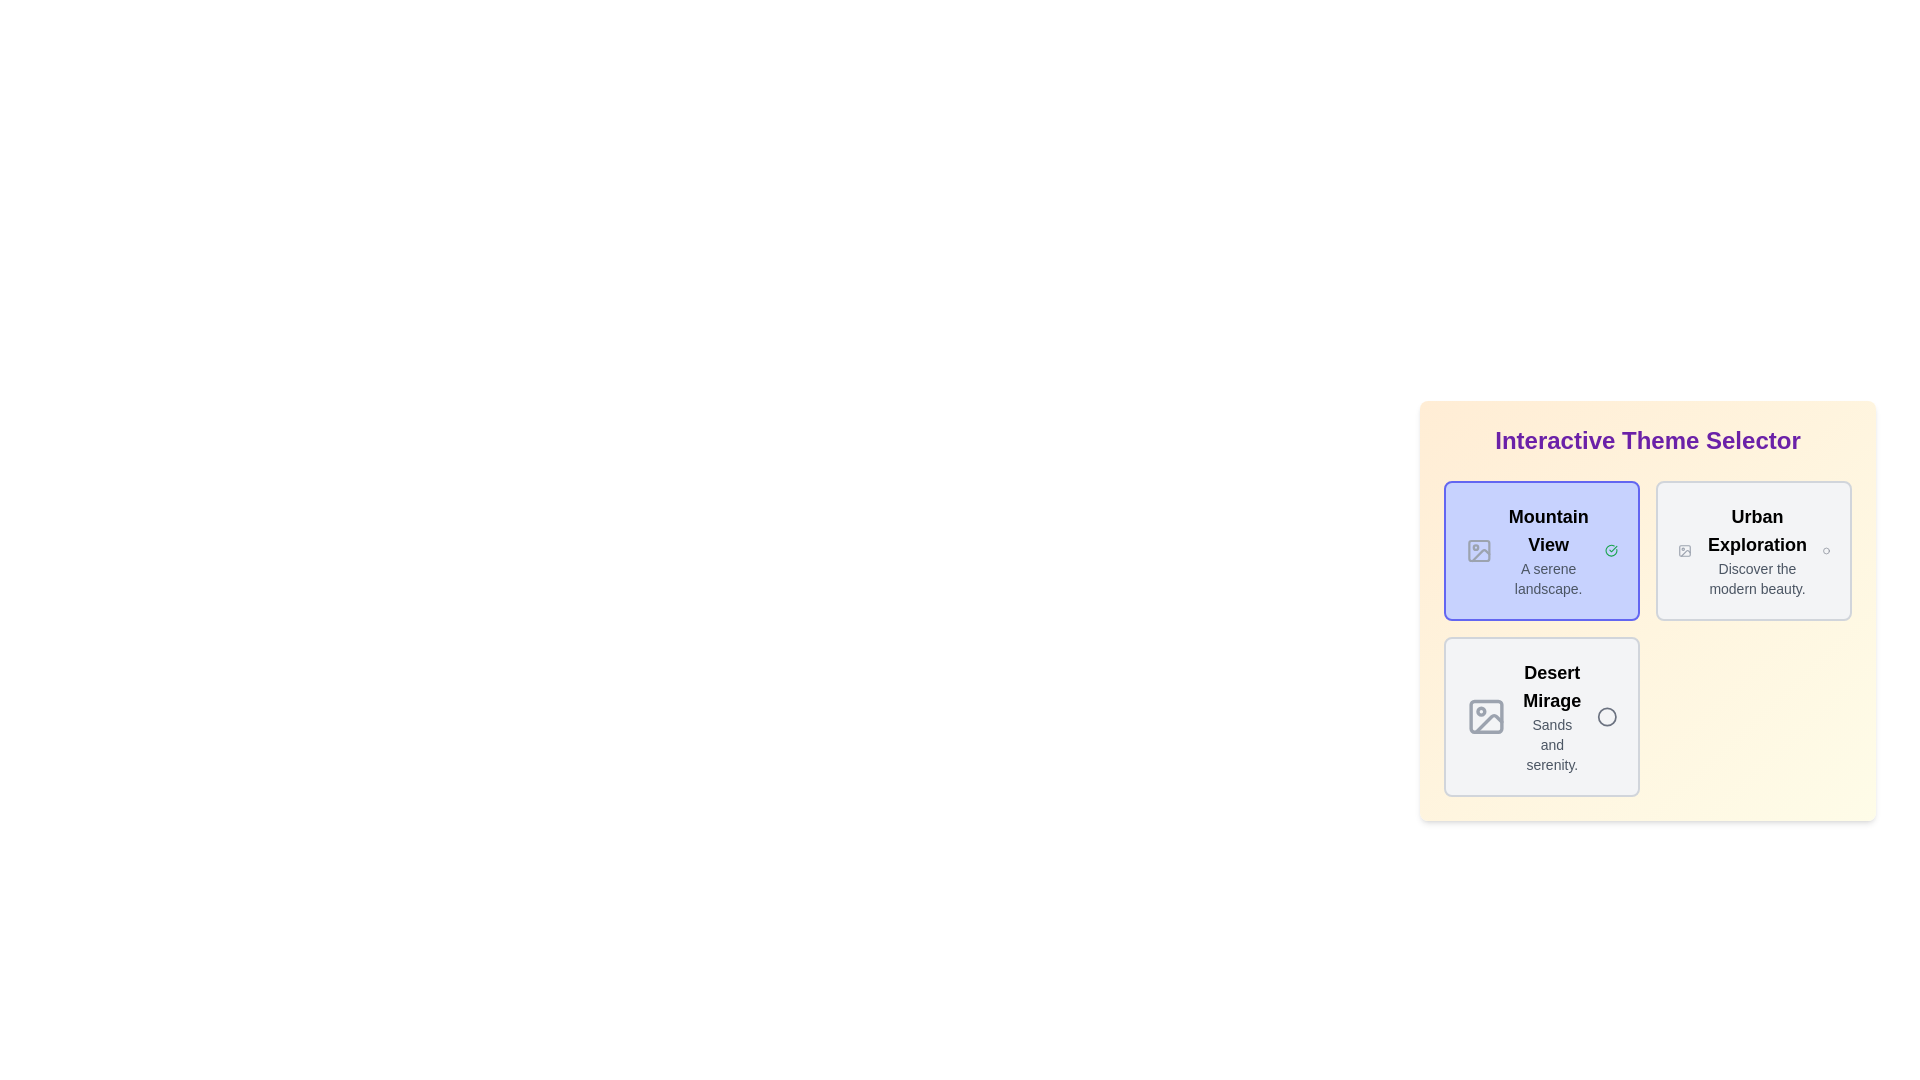 This screenshot has width=1920, height=1080. Describe the element at coordinates (1752, 551) in the screenshot. I see `the chip corresponding to Urban Exploration` at that location.